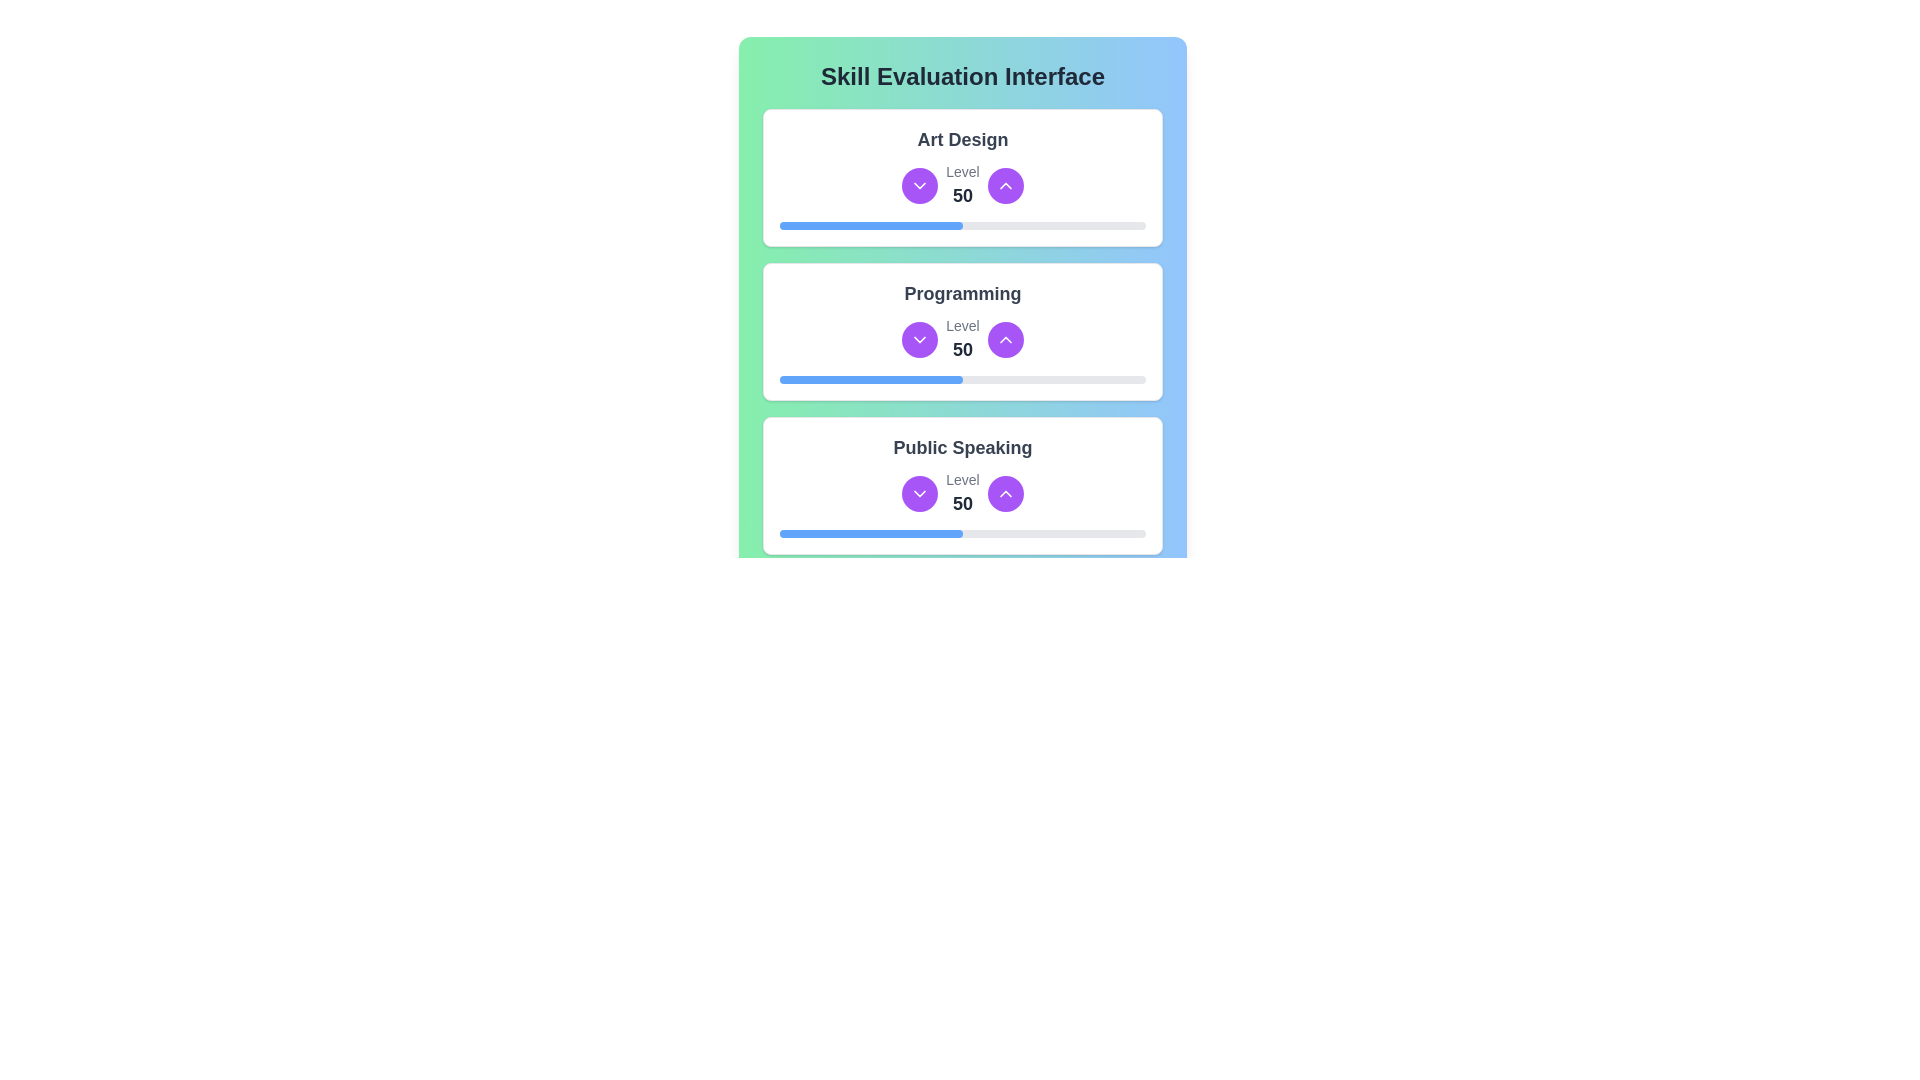  I want to click on the slider value, so click(853, 532).